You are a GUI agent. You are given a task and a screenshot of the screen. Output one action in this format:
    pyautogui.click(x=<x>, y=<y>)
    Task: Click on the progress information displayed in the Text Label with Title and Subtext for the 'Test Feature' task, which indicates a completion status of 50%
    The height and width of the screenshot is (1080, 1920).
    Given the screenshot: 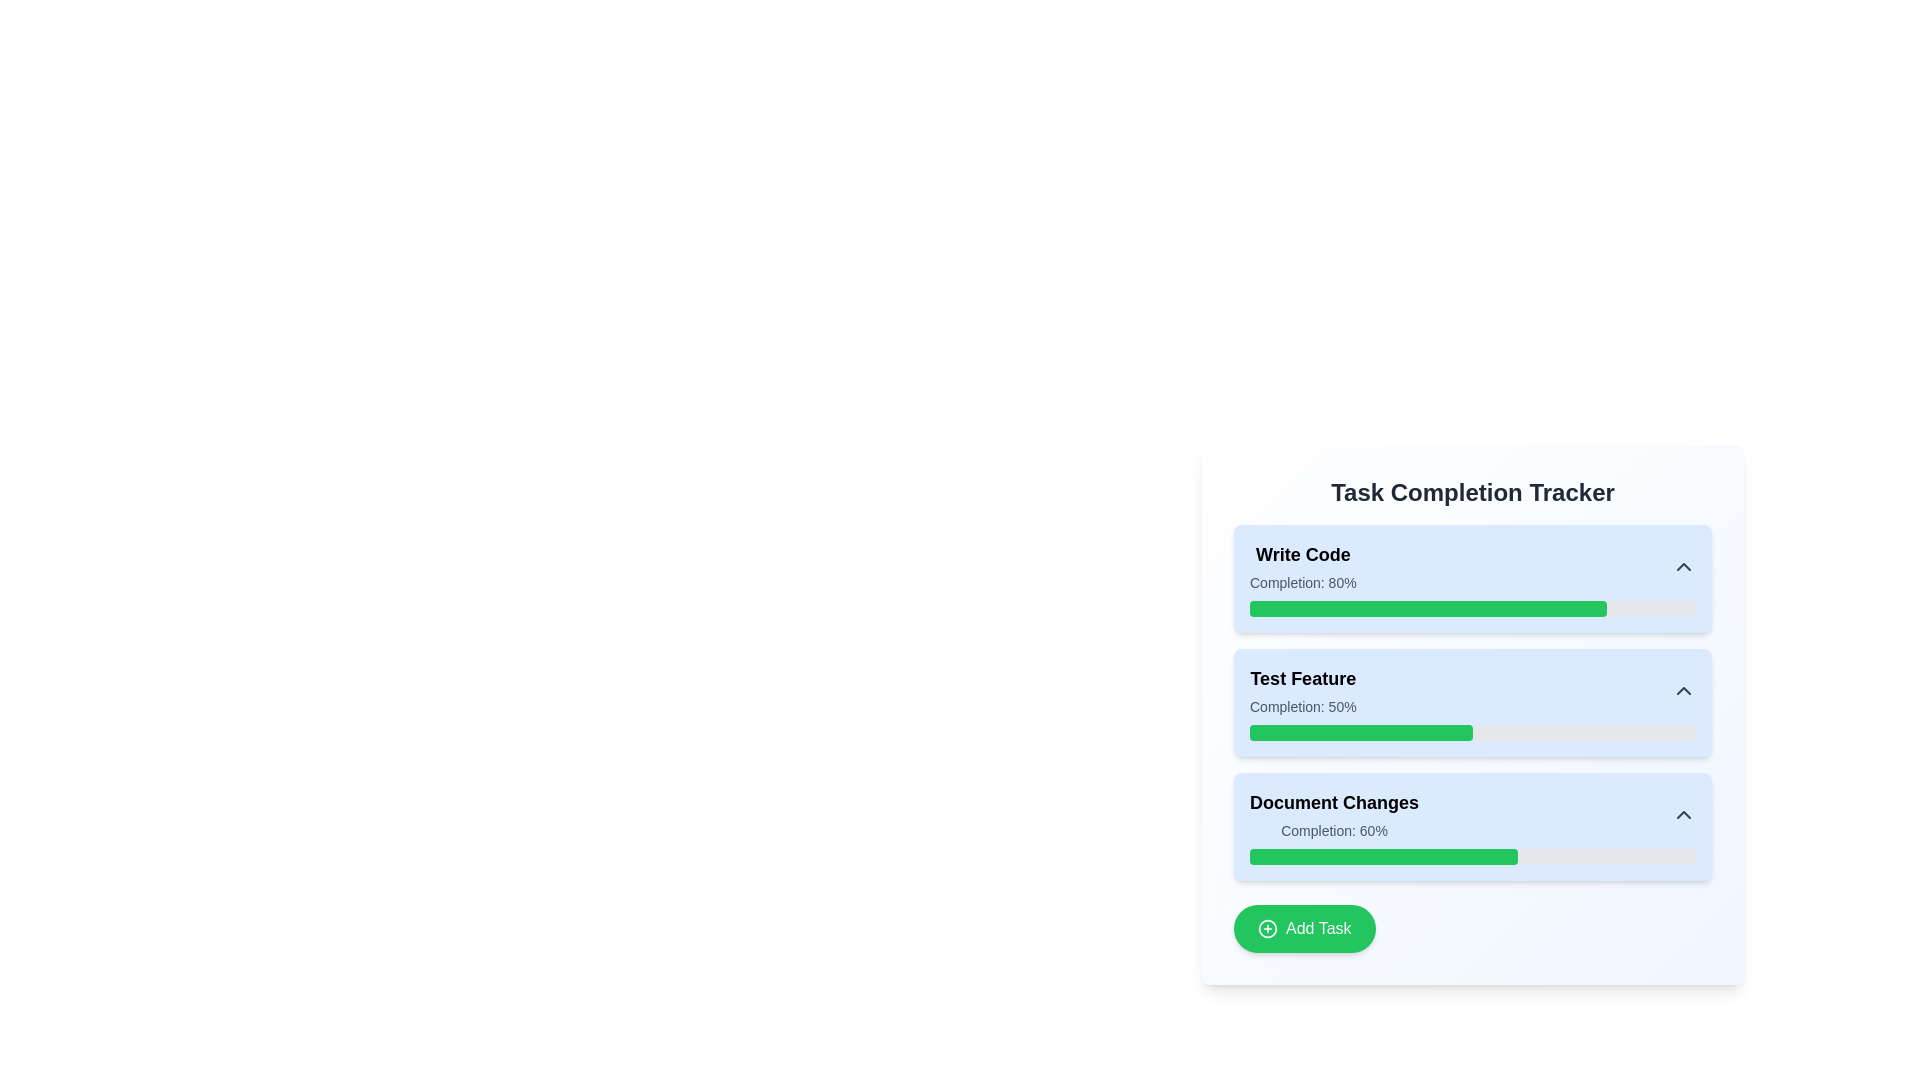 What is the action you would take?
    pyautogui.click(x=1303, y=689)
    